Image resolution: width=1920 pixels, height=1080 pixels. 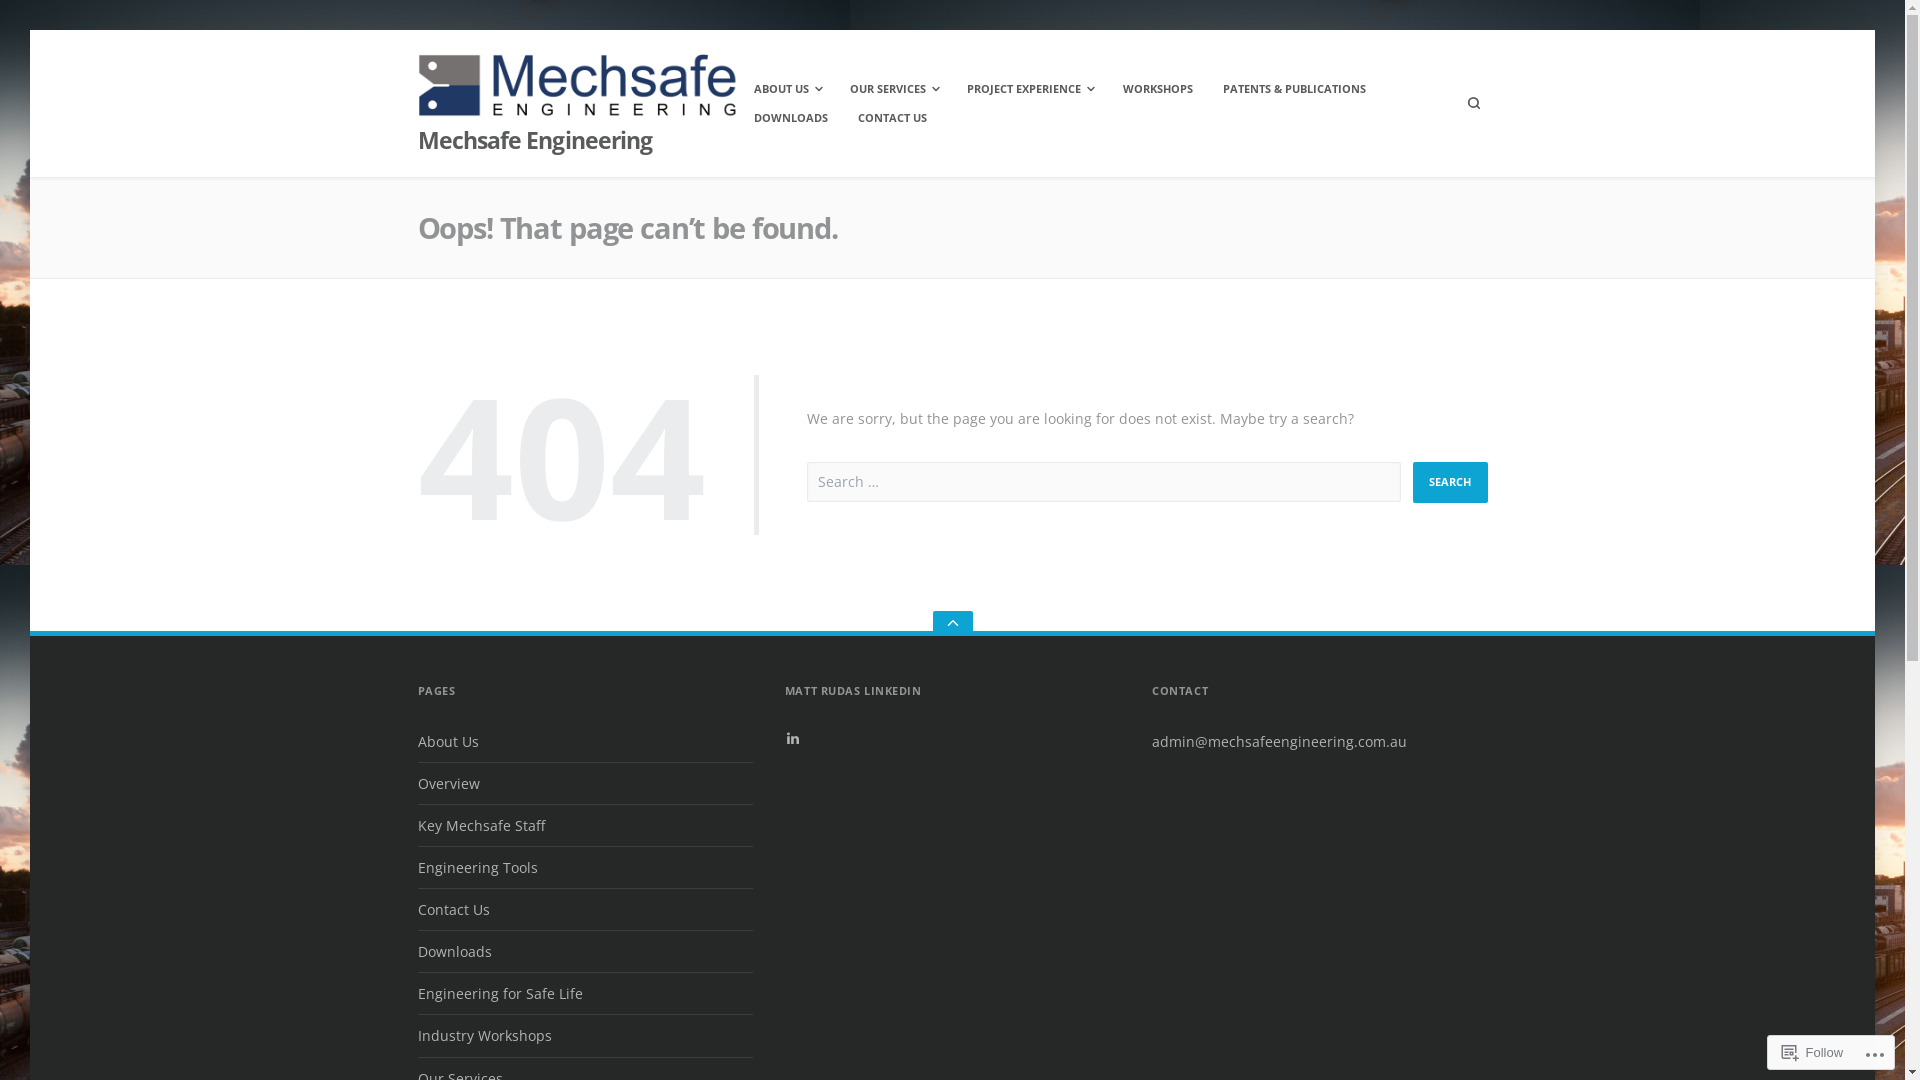 What do you see at coordinates (1278, 741) in the screenshot?
I see `'admin@mechsafeengineering.com.au'` at bounding box center [1278, 741].